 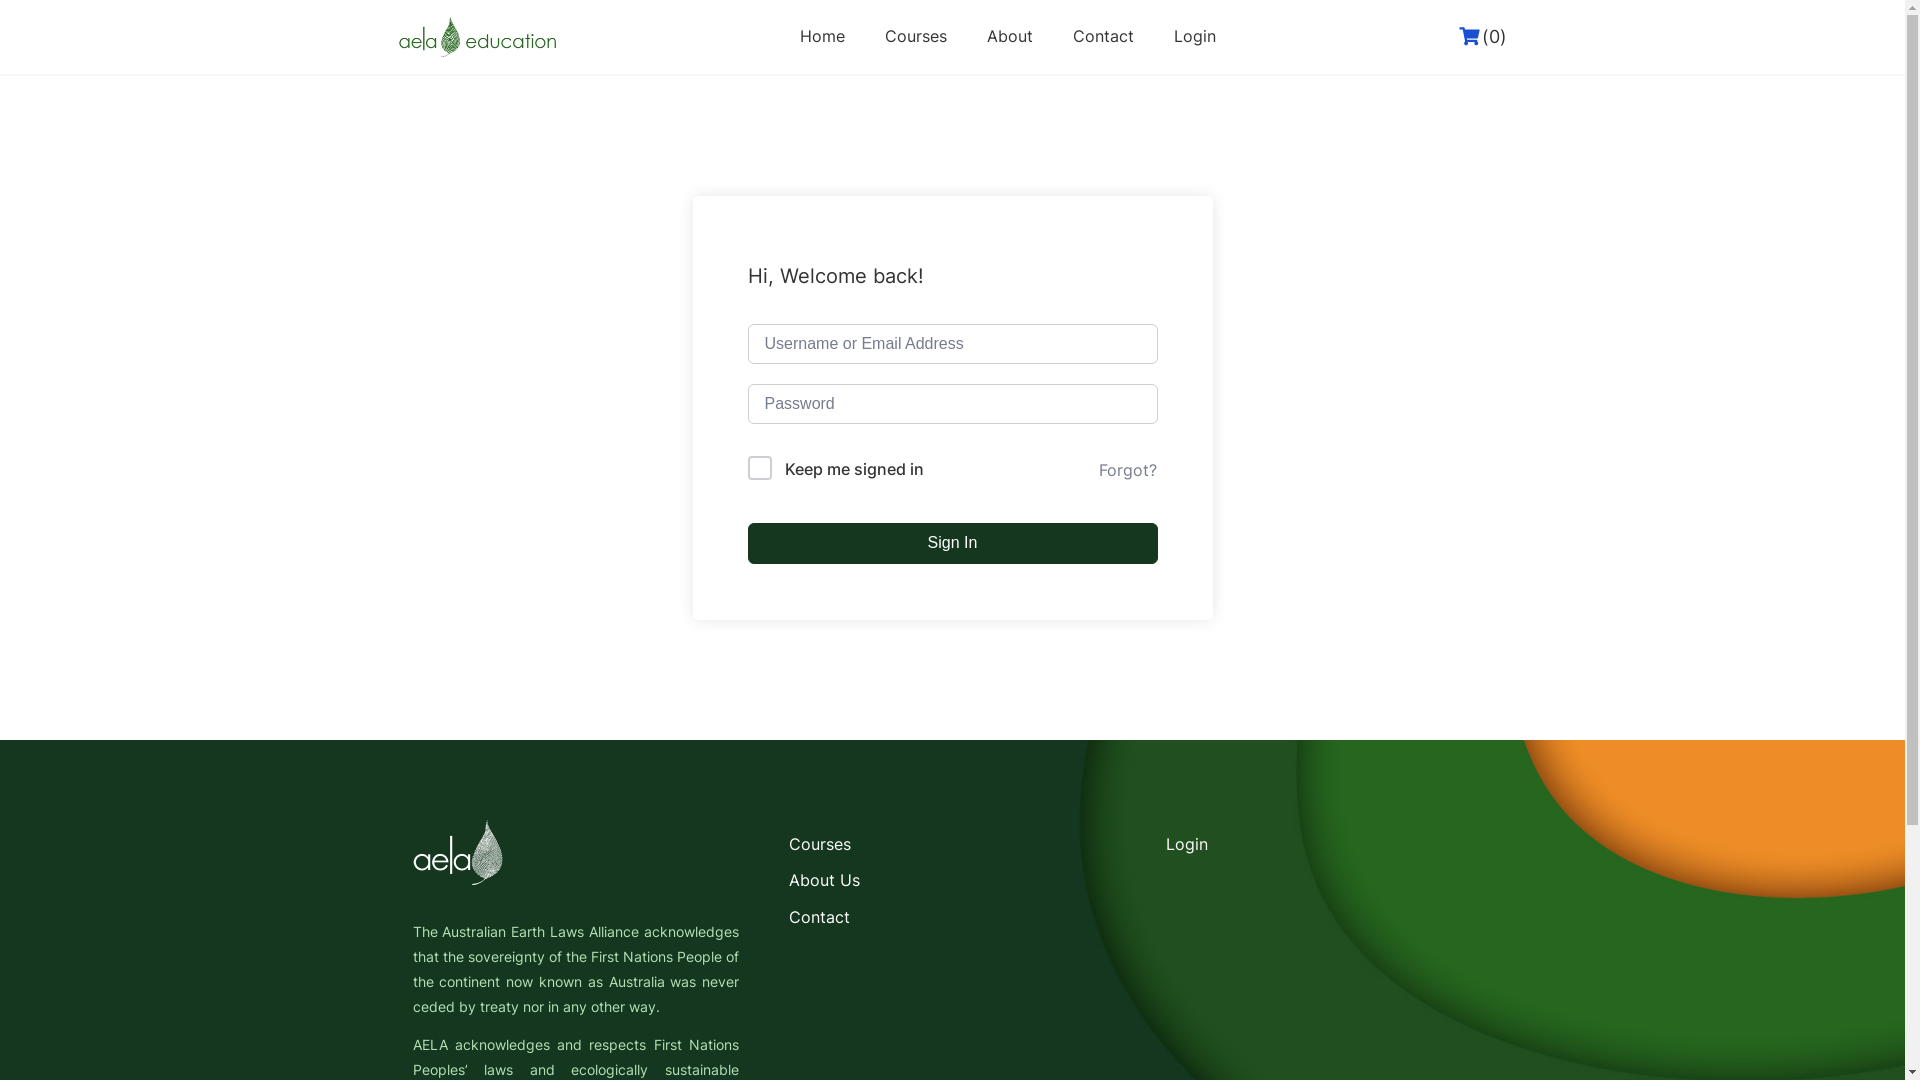 I want to click on '(0)', so click(x=1483, y=37).